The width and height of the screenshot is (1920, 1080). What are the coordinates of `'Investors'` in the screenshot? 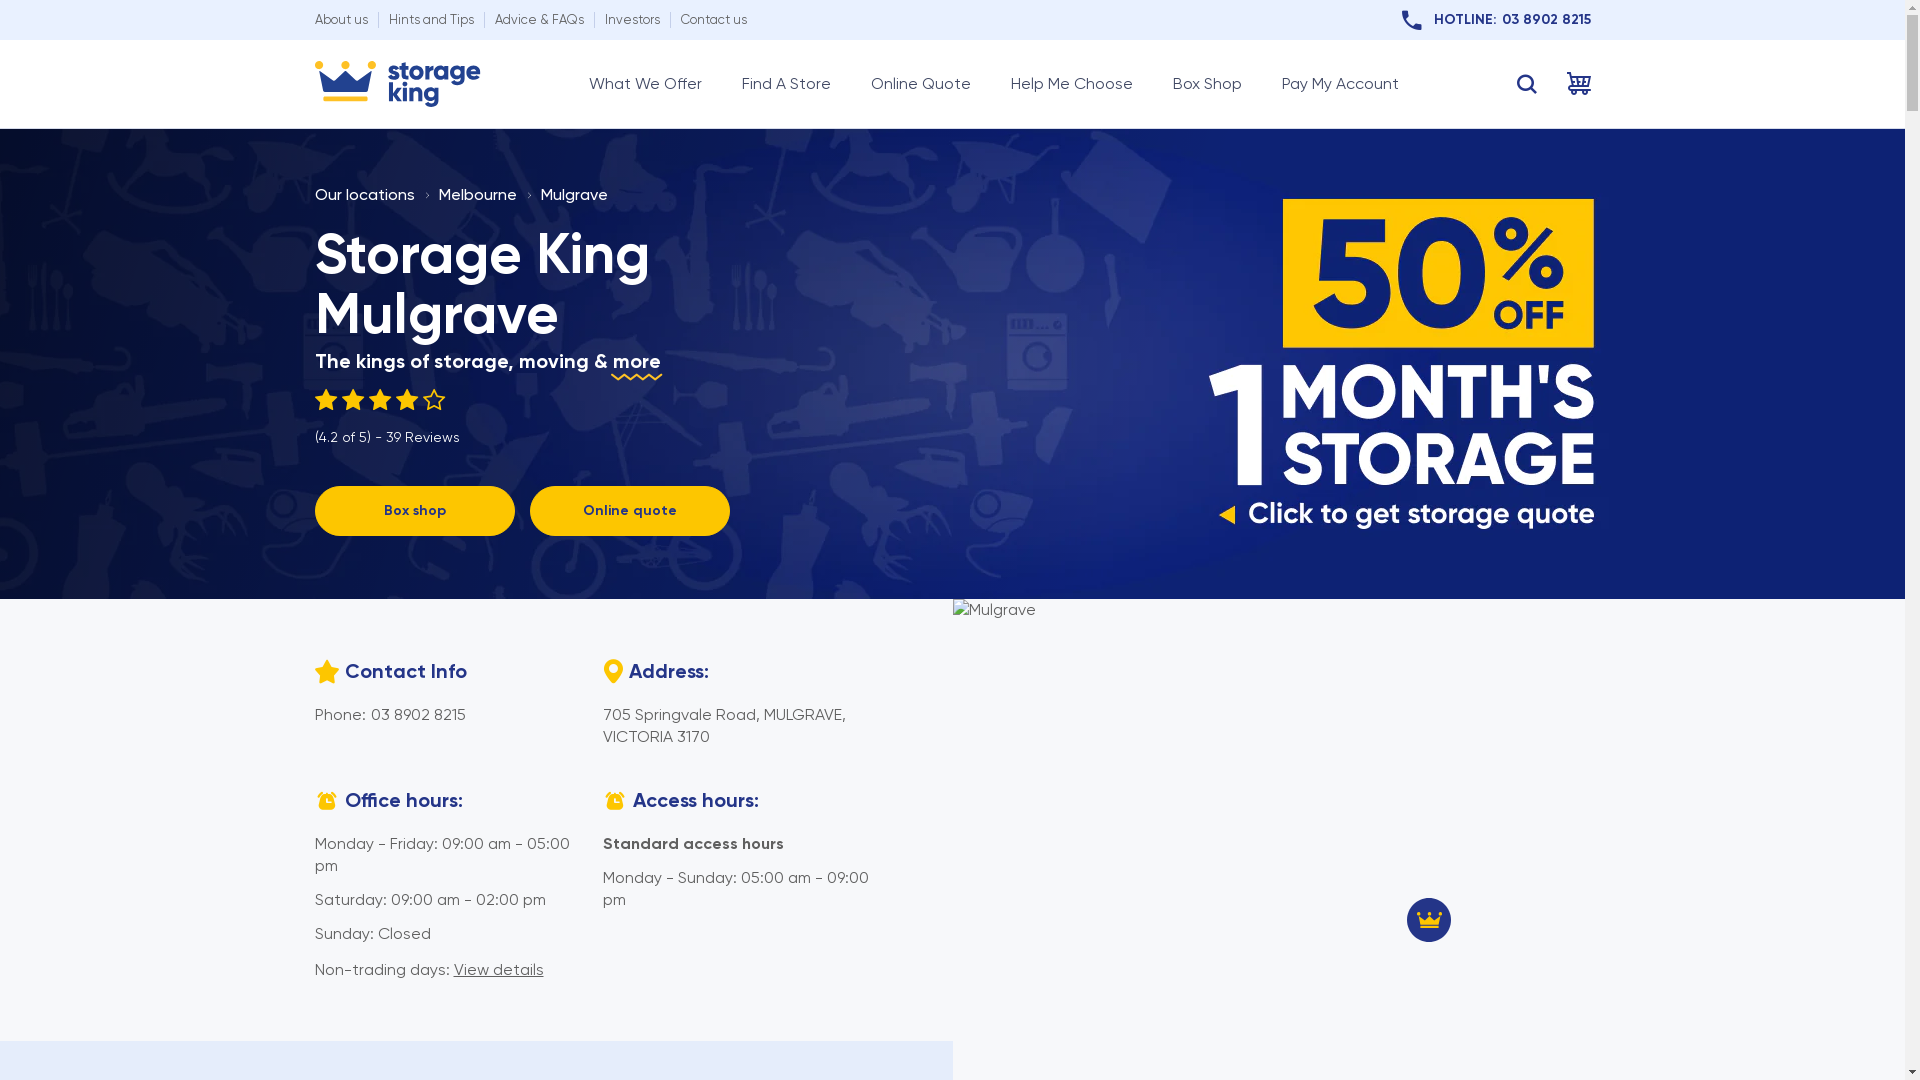 It's located at (630, 19).